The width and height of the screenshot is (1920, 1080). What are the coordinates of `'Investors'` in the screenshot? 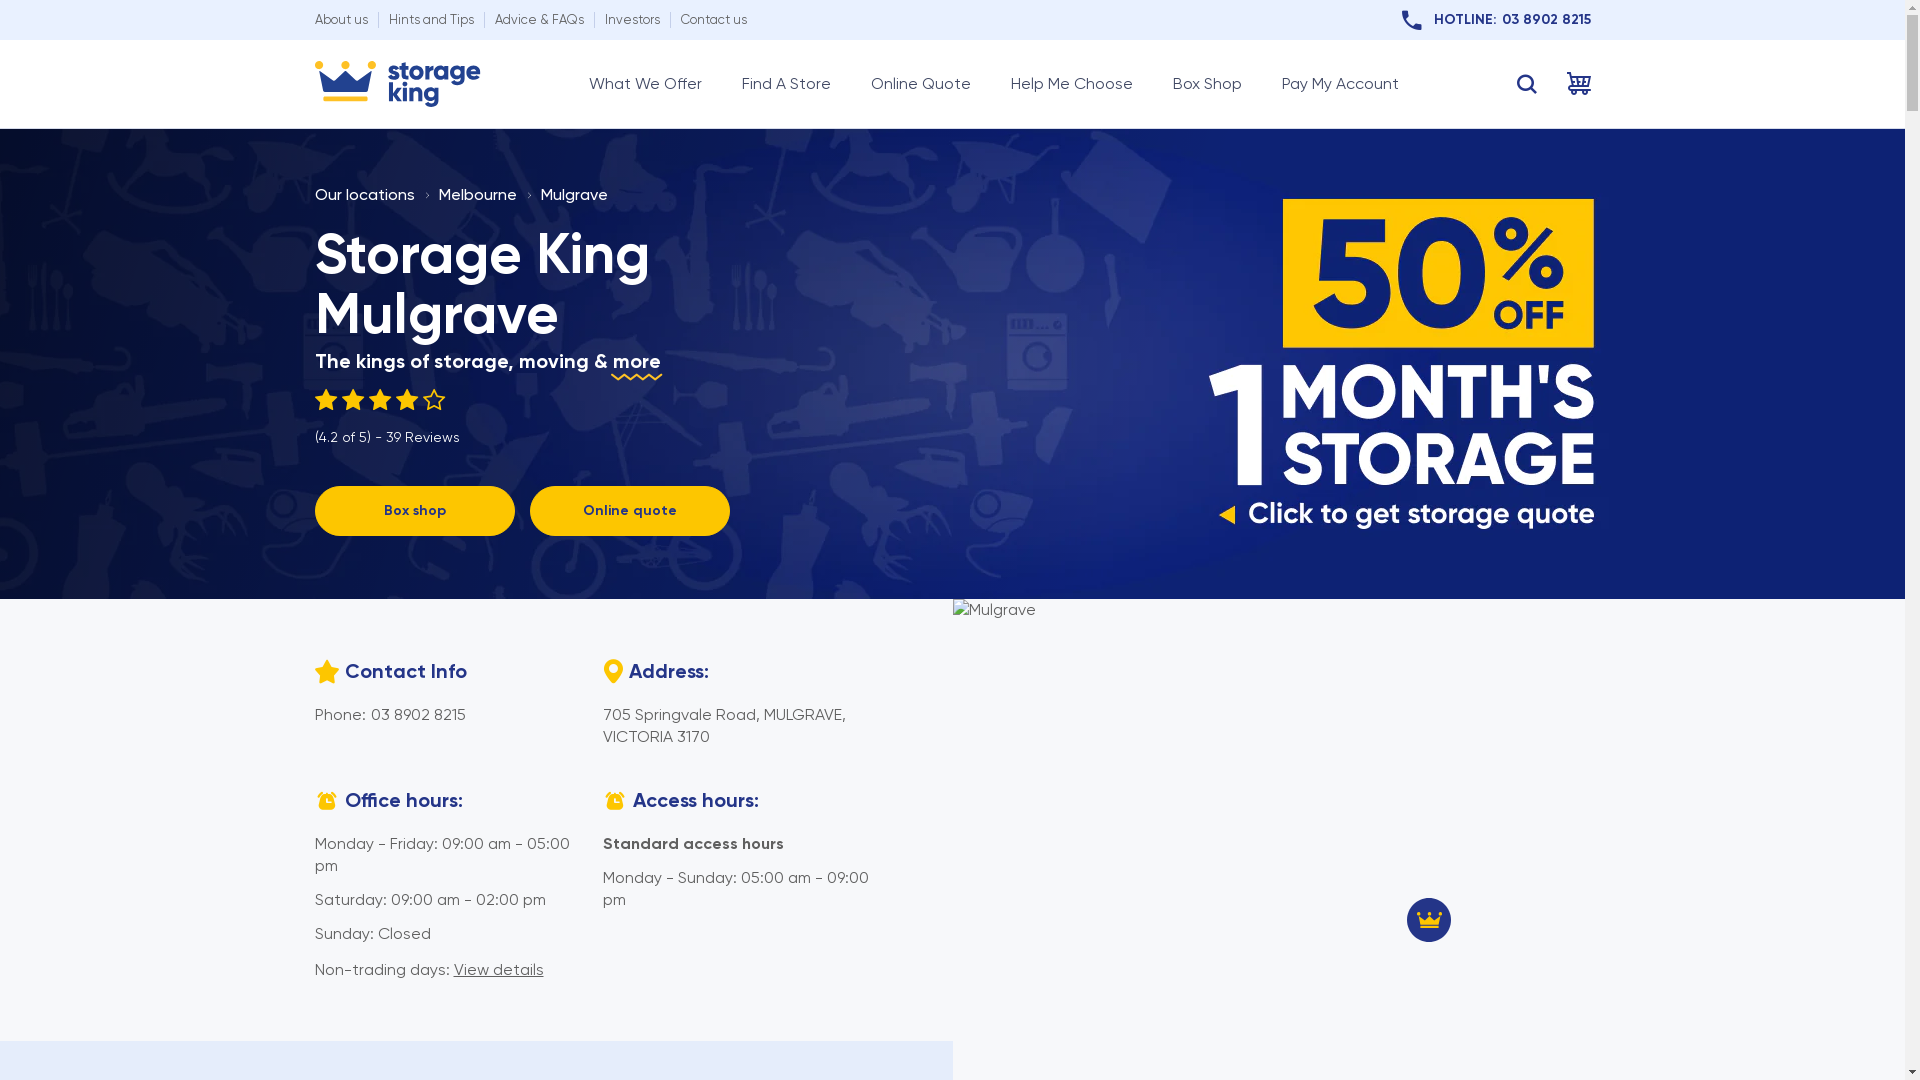 It's located at (630, 19).